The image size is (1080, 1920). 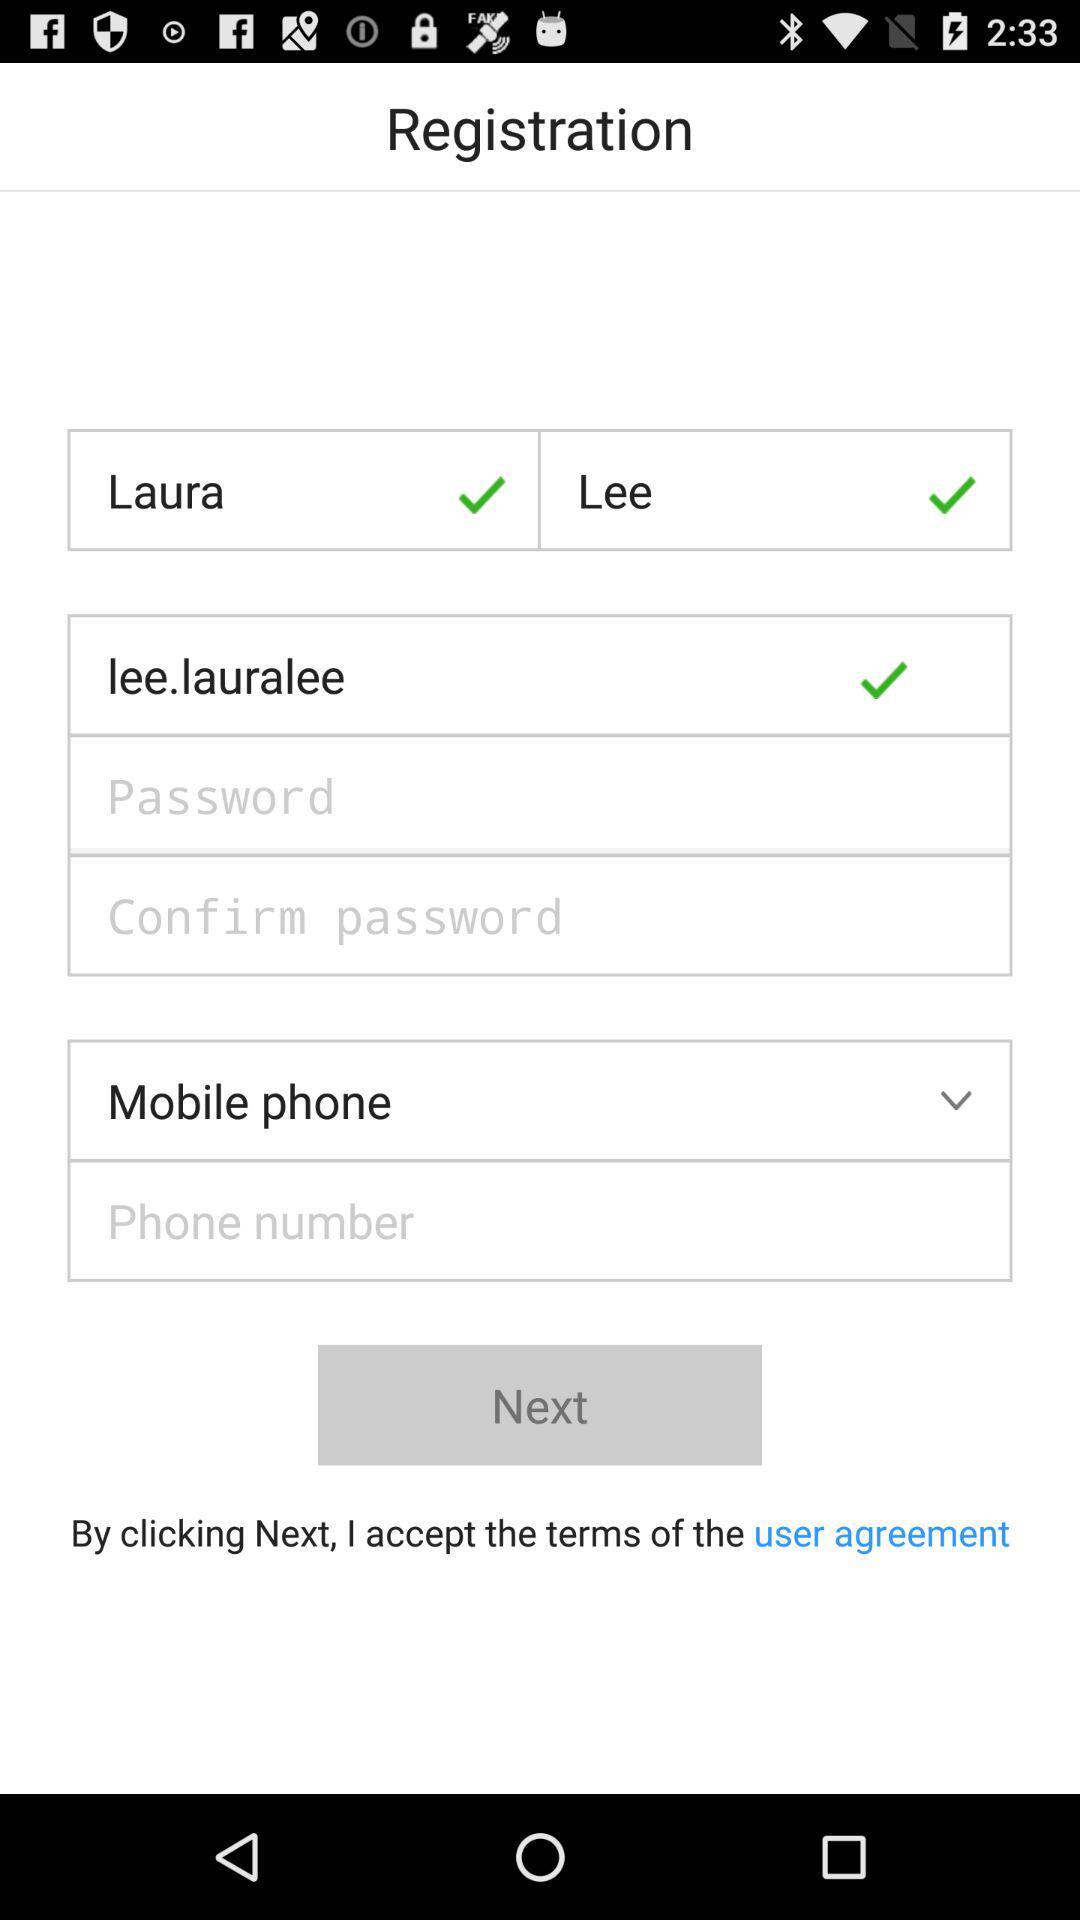 What do you see at coordinates (540, 1531) in the screenshot?
I see `by clicking next` at bounding box center [540, 1531].